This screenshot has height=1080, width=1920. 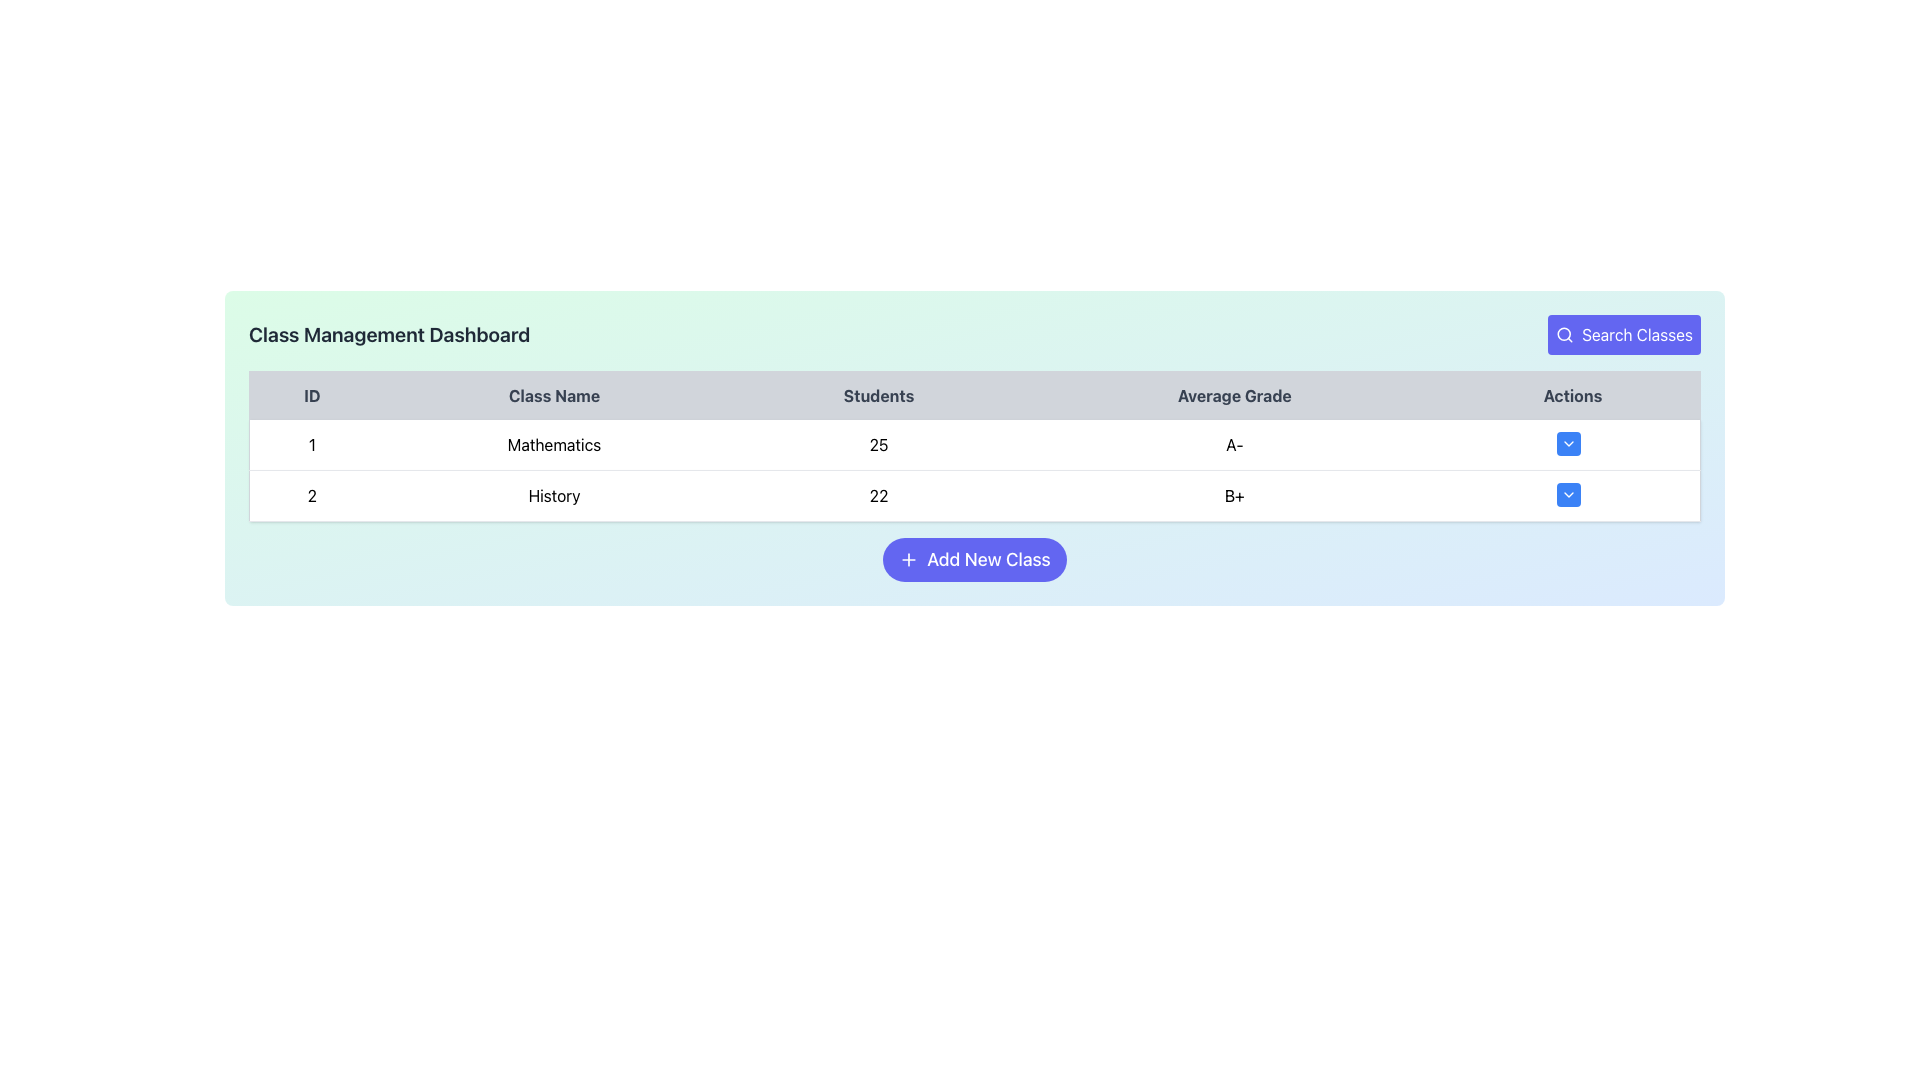 What do you see at coordinates (311, 495) in the screenshot?
I see `the text element representing the identifier for the second entry in the table, located in the second row and first column under the 'ID' header` at bounding box center [311, 495].